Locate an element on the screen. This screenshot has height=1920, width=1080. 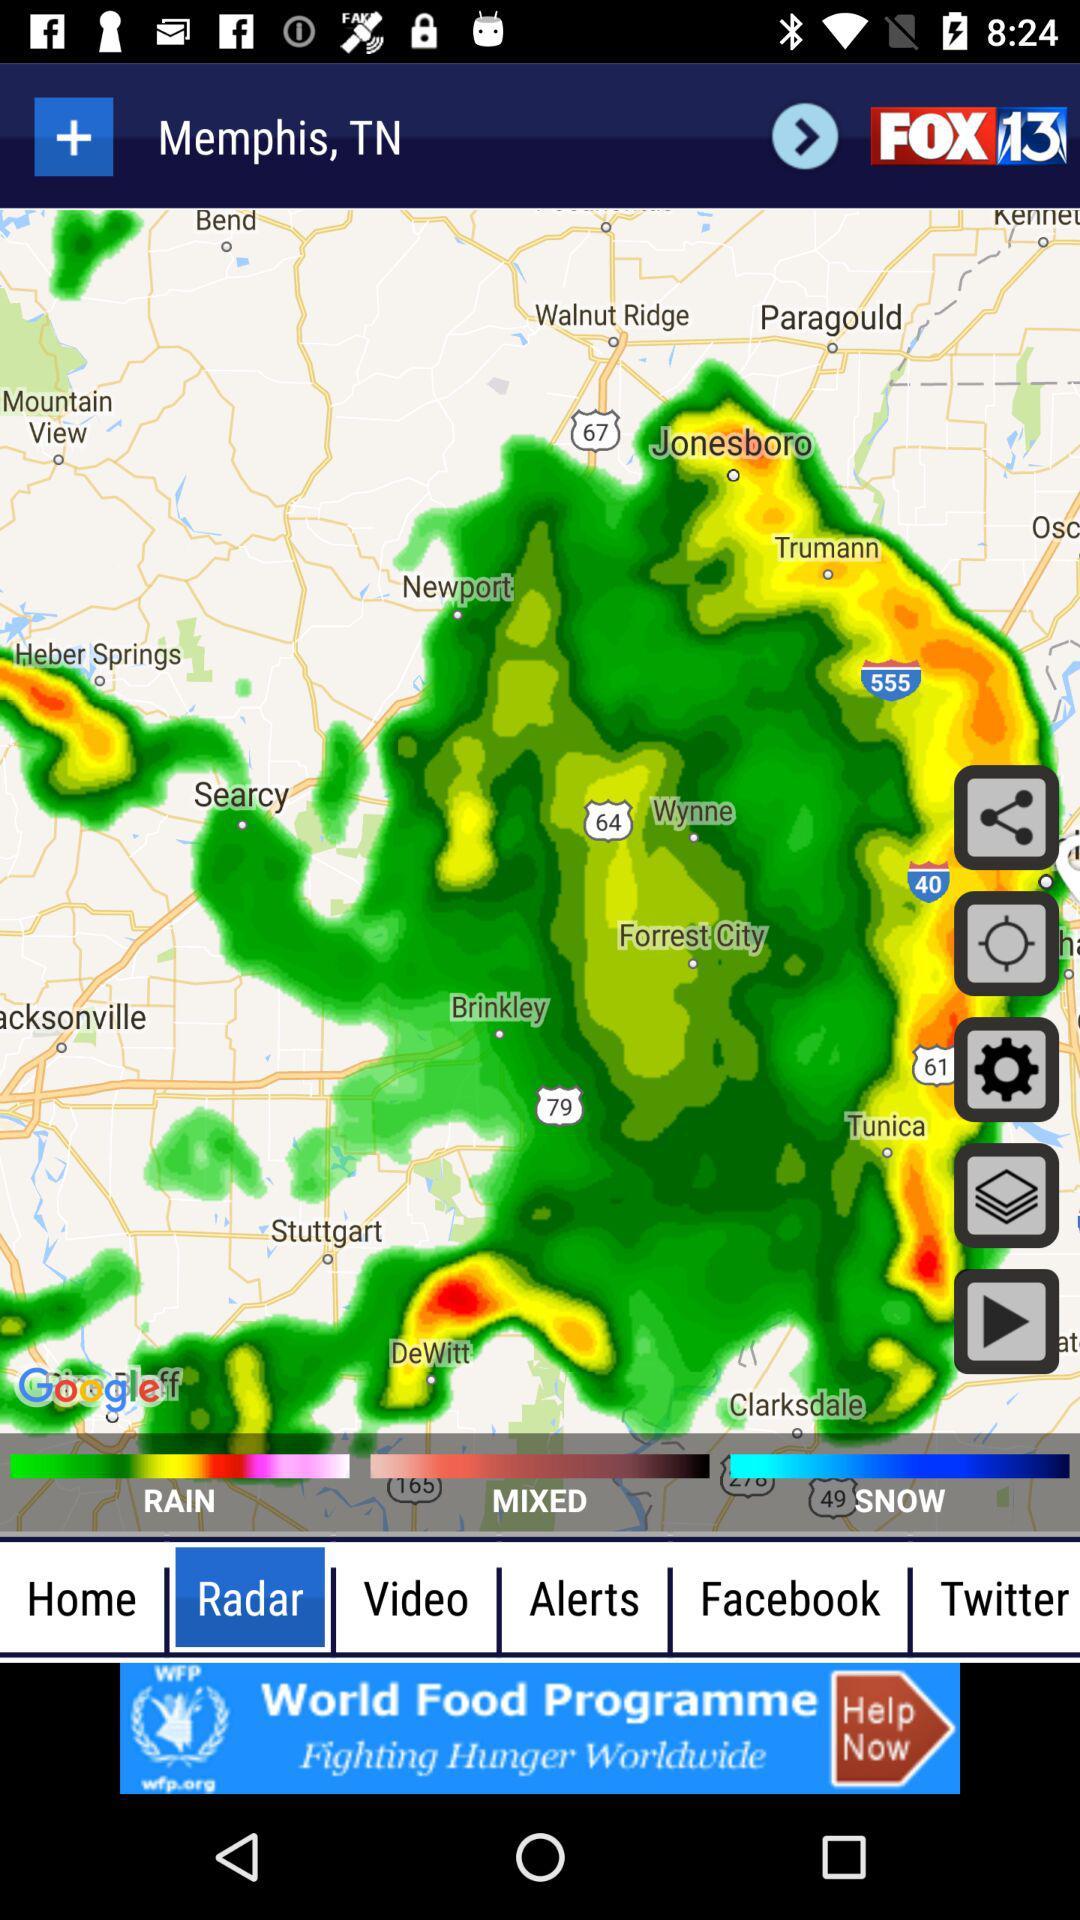
advertisement button is located at coordinates (540, 1727).